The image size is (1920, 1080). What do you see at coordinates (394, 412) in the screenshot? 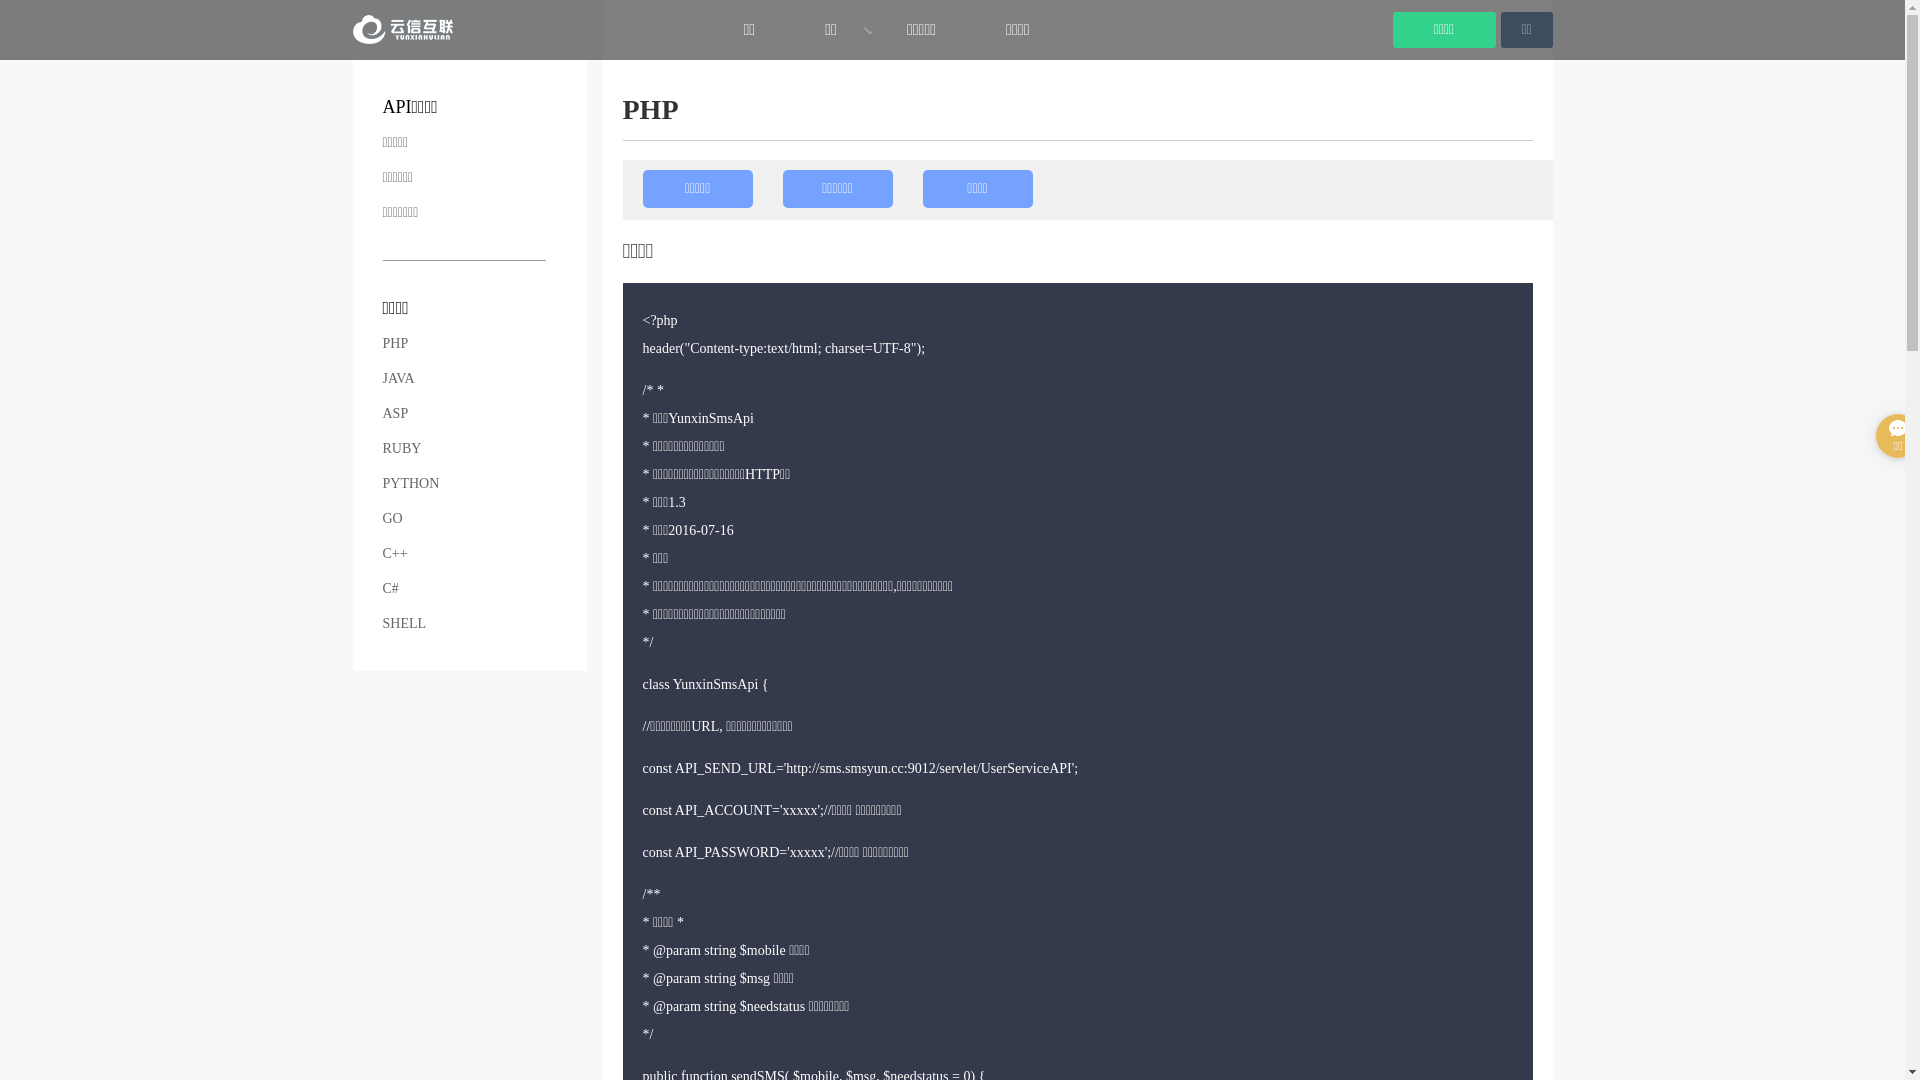
I see `'ASP'` at bounding box center [394, 412].